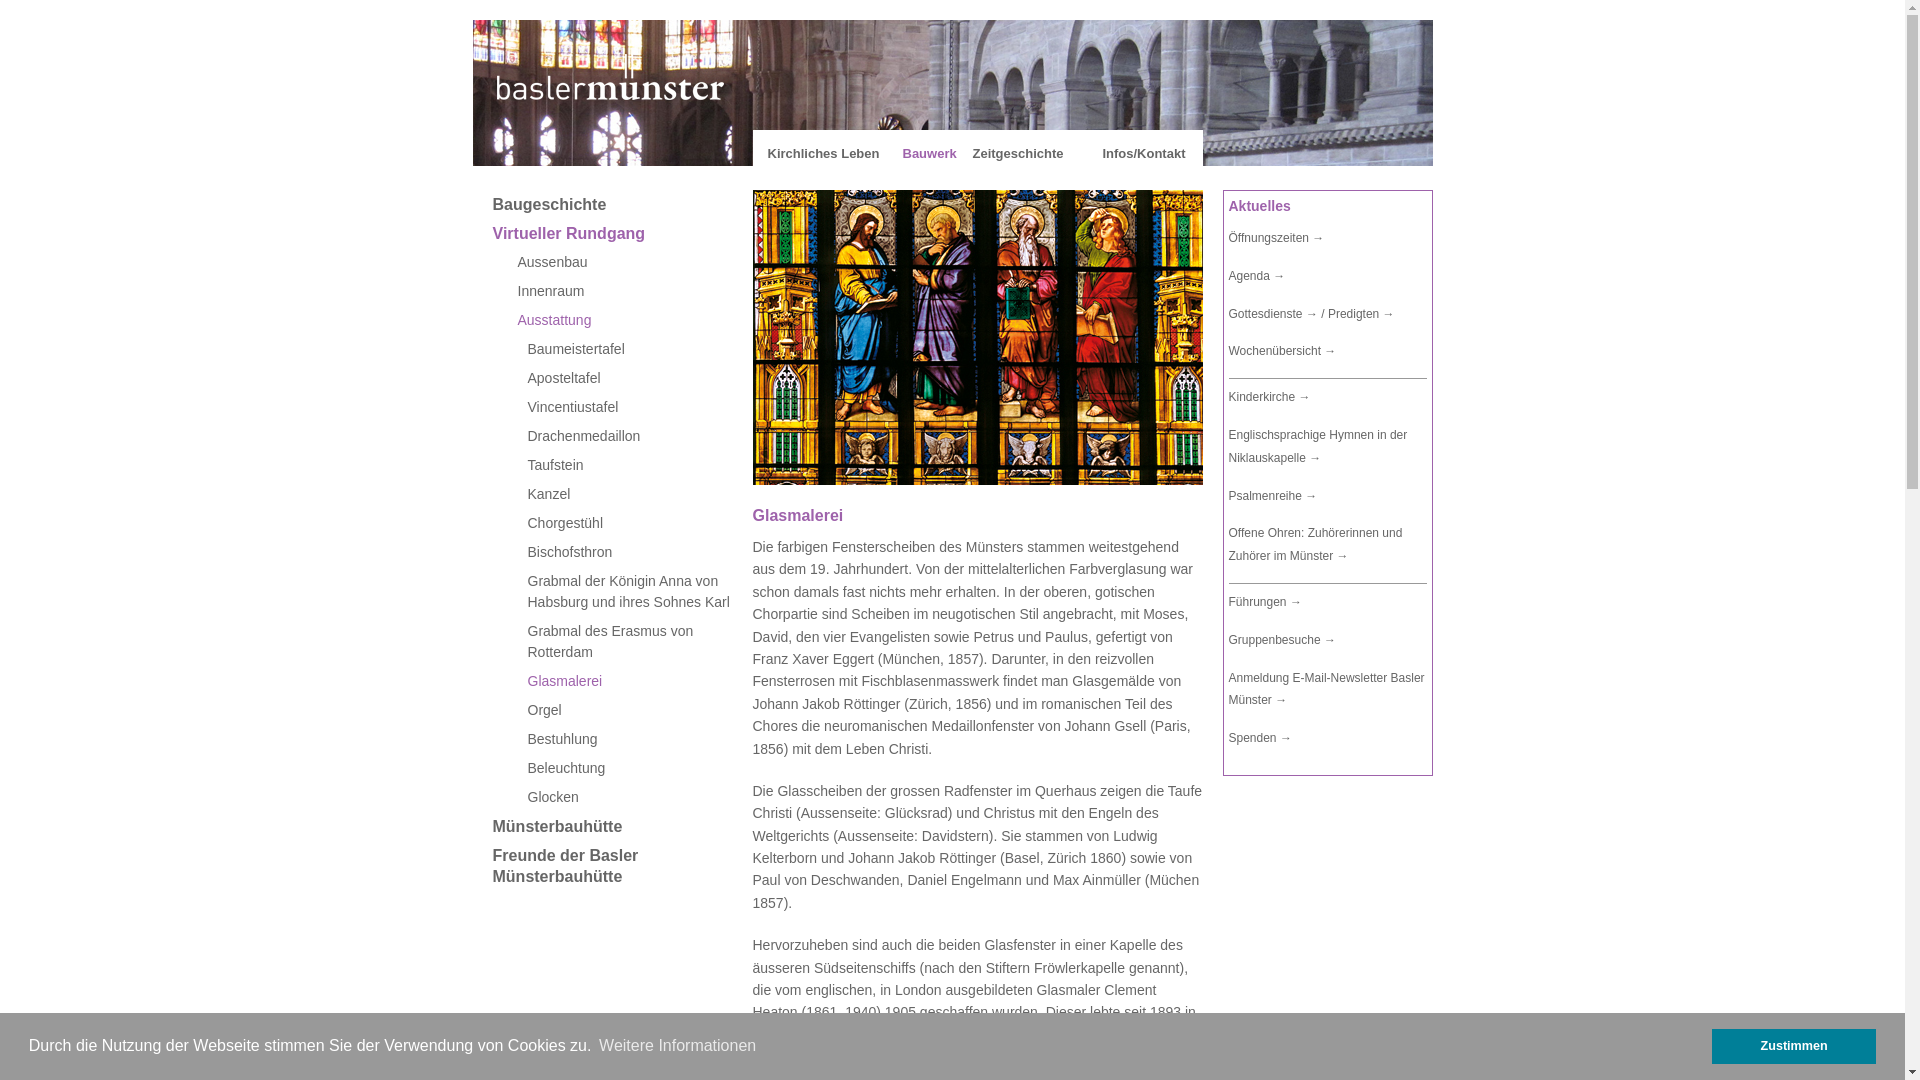  I want to click on 'Orgel', so click(626, 709).